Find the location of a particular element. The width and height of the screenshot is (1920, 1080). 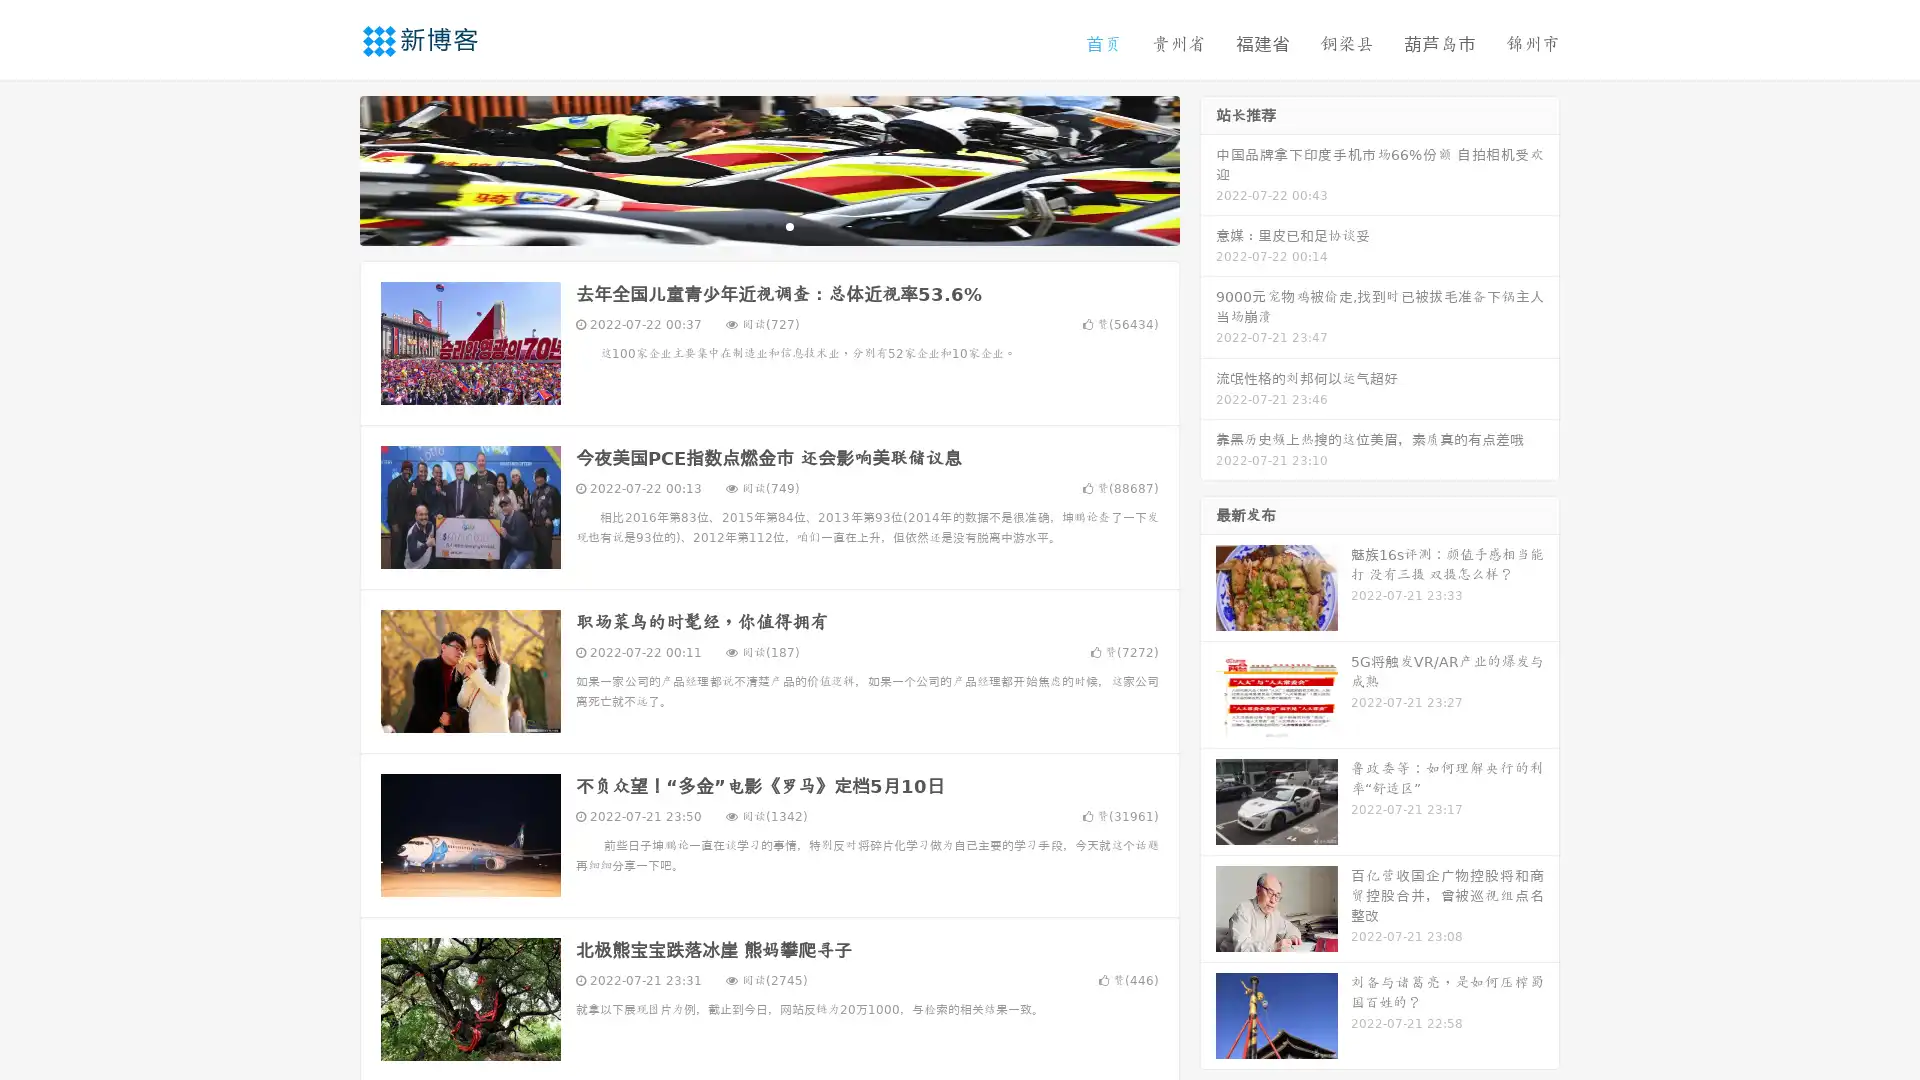

Go to slide 3 is located at coordinates (789, 225).